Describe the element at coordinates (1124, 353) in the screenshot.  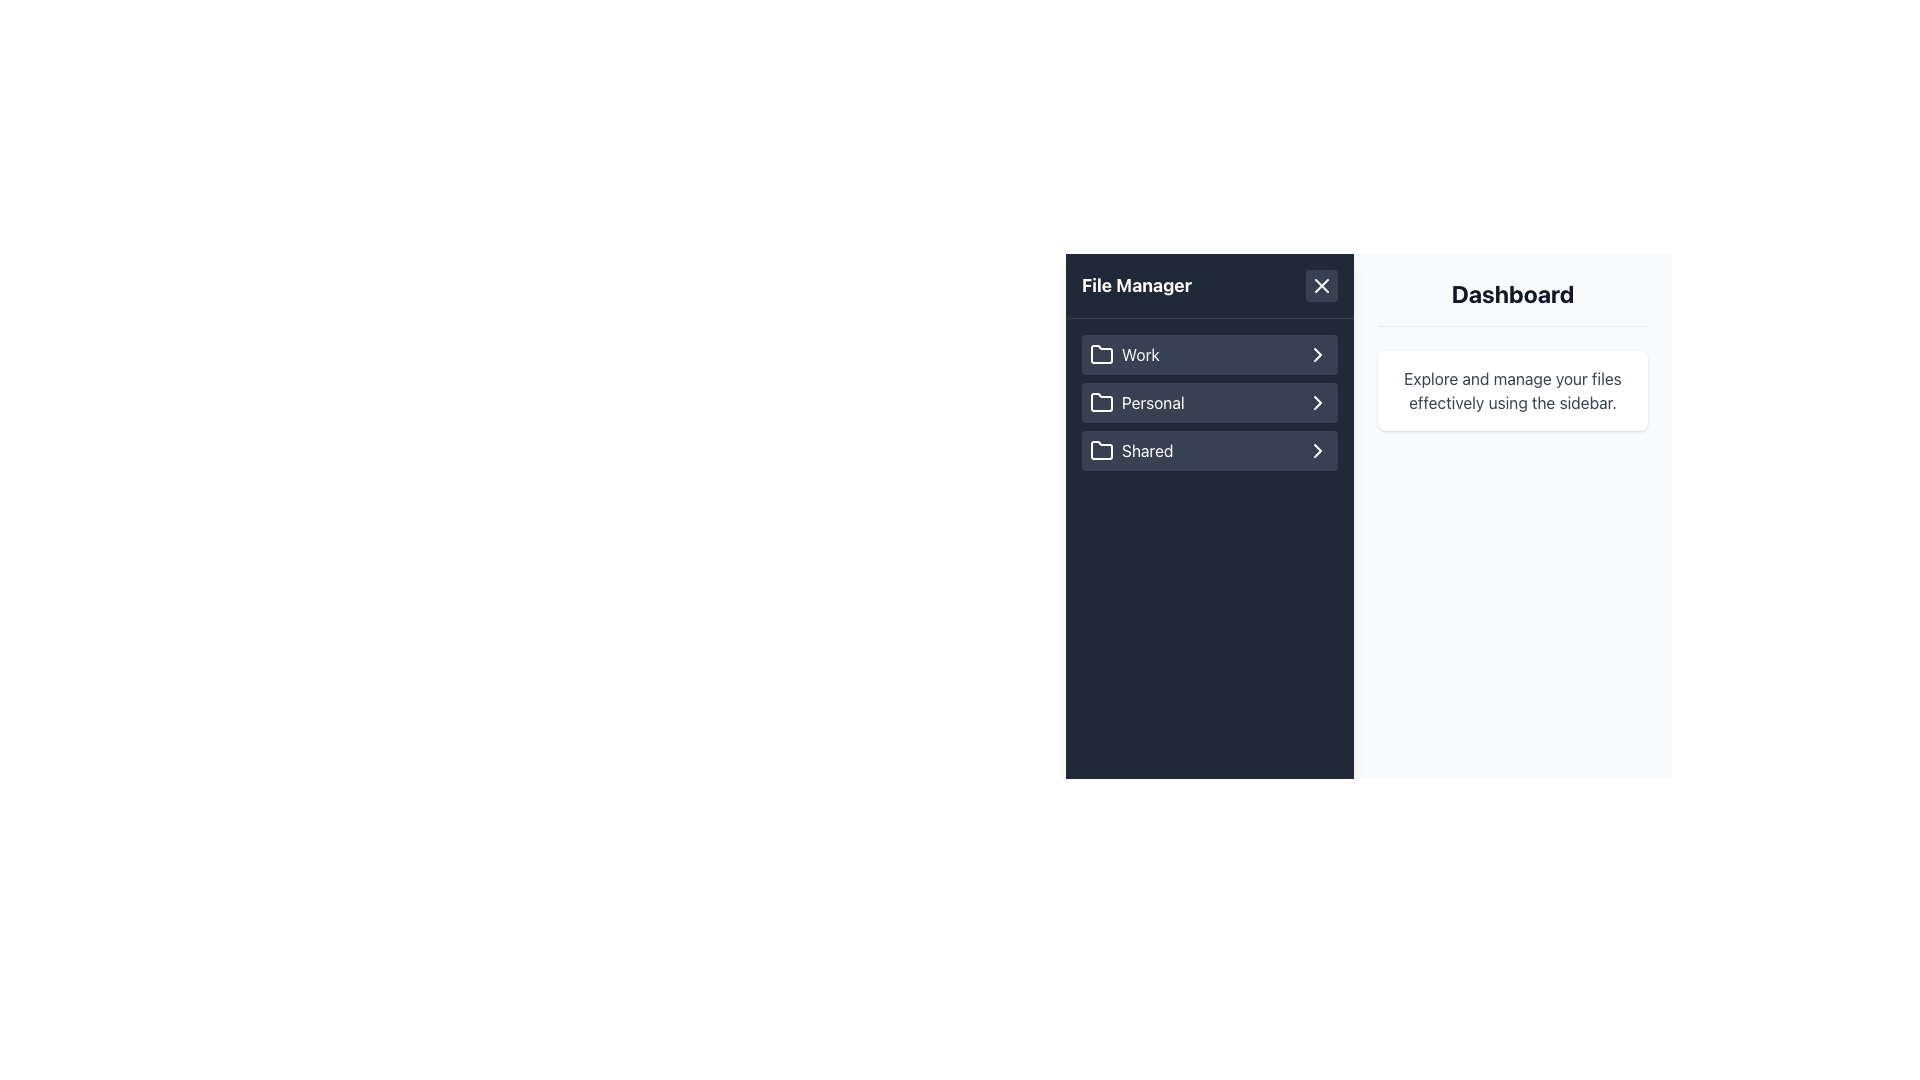
I see `the 'Work' label with folder icon located in the vertical list under the 'File Manager' header` at that location.